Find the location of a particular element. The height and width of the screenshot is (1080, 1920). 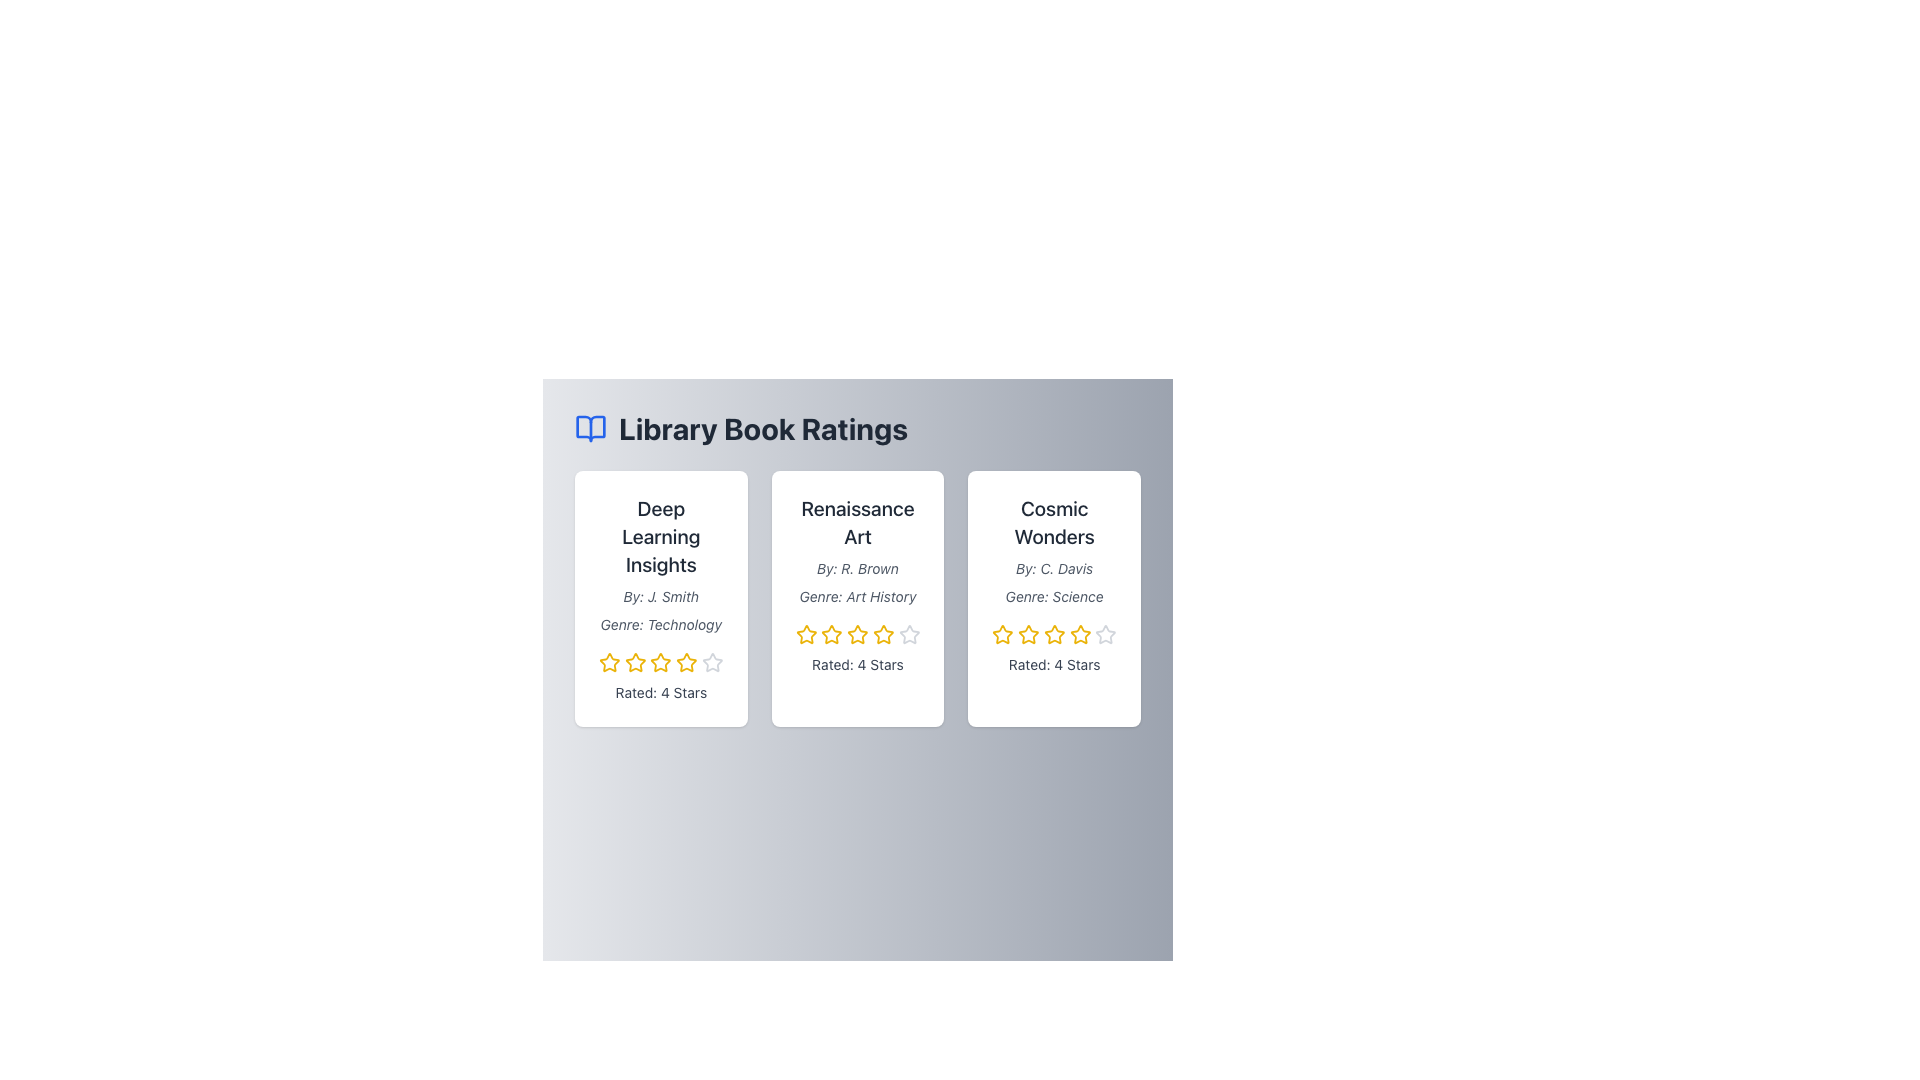

the rating is located at coordinates (1059, 634).